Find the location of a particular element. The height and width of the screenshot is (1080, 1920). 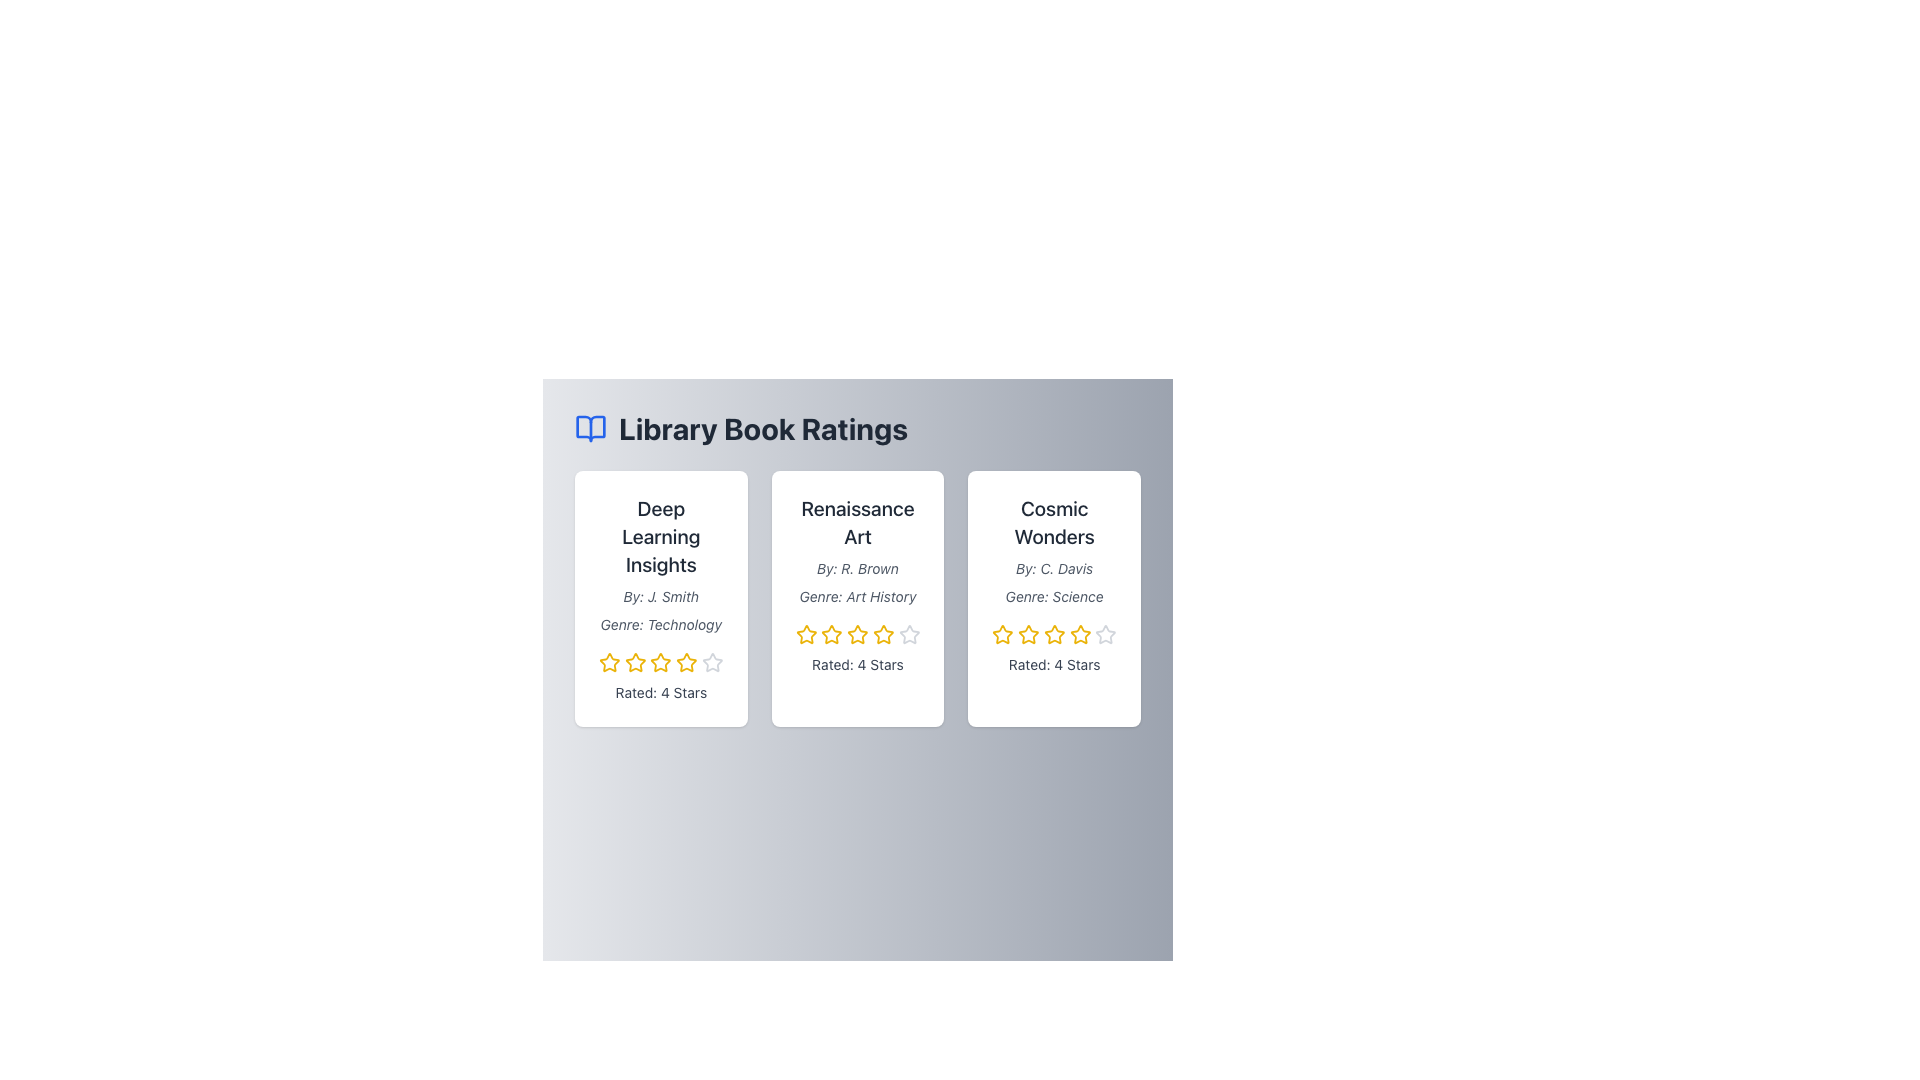

the rating is located at coordinates (1059, 634).